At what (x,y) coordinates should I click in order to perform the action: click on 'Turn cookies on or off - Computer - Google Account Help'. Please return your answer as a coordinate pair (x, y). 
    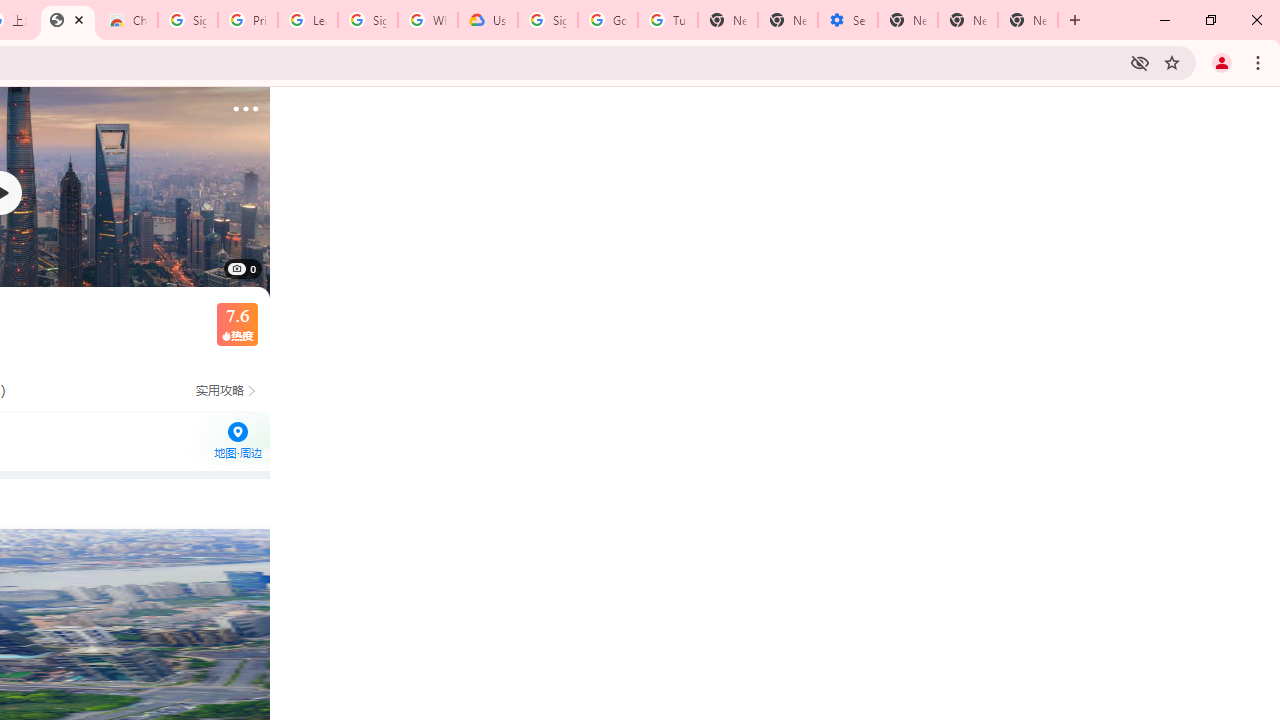
    Looking at the image, I should click on (667, 20).